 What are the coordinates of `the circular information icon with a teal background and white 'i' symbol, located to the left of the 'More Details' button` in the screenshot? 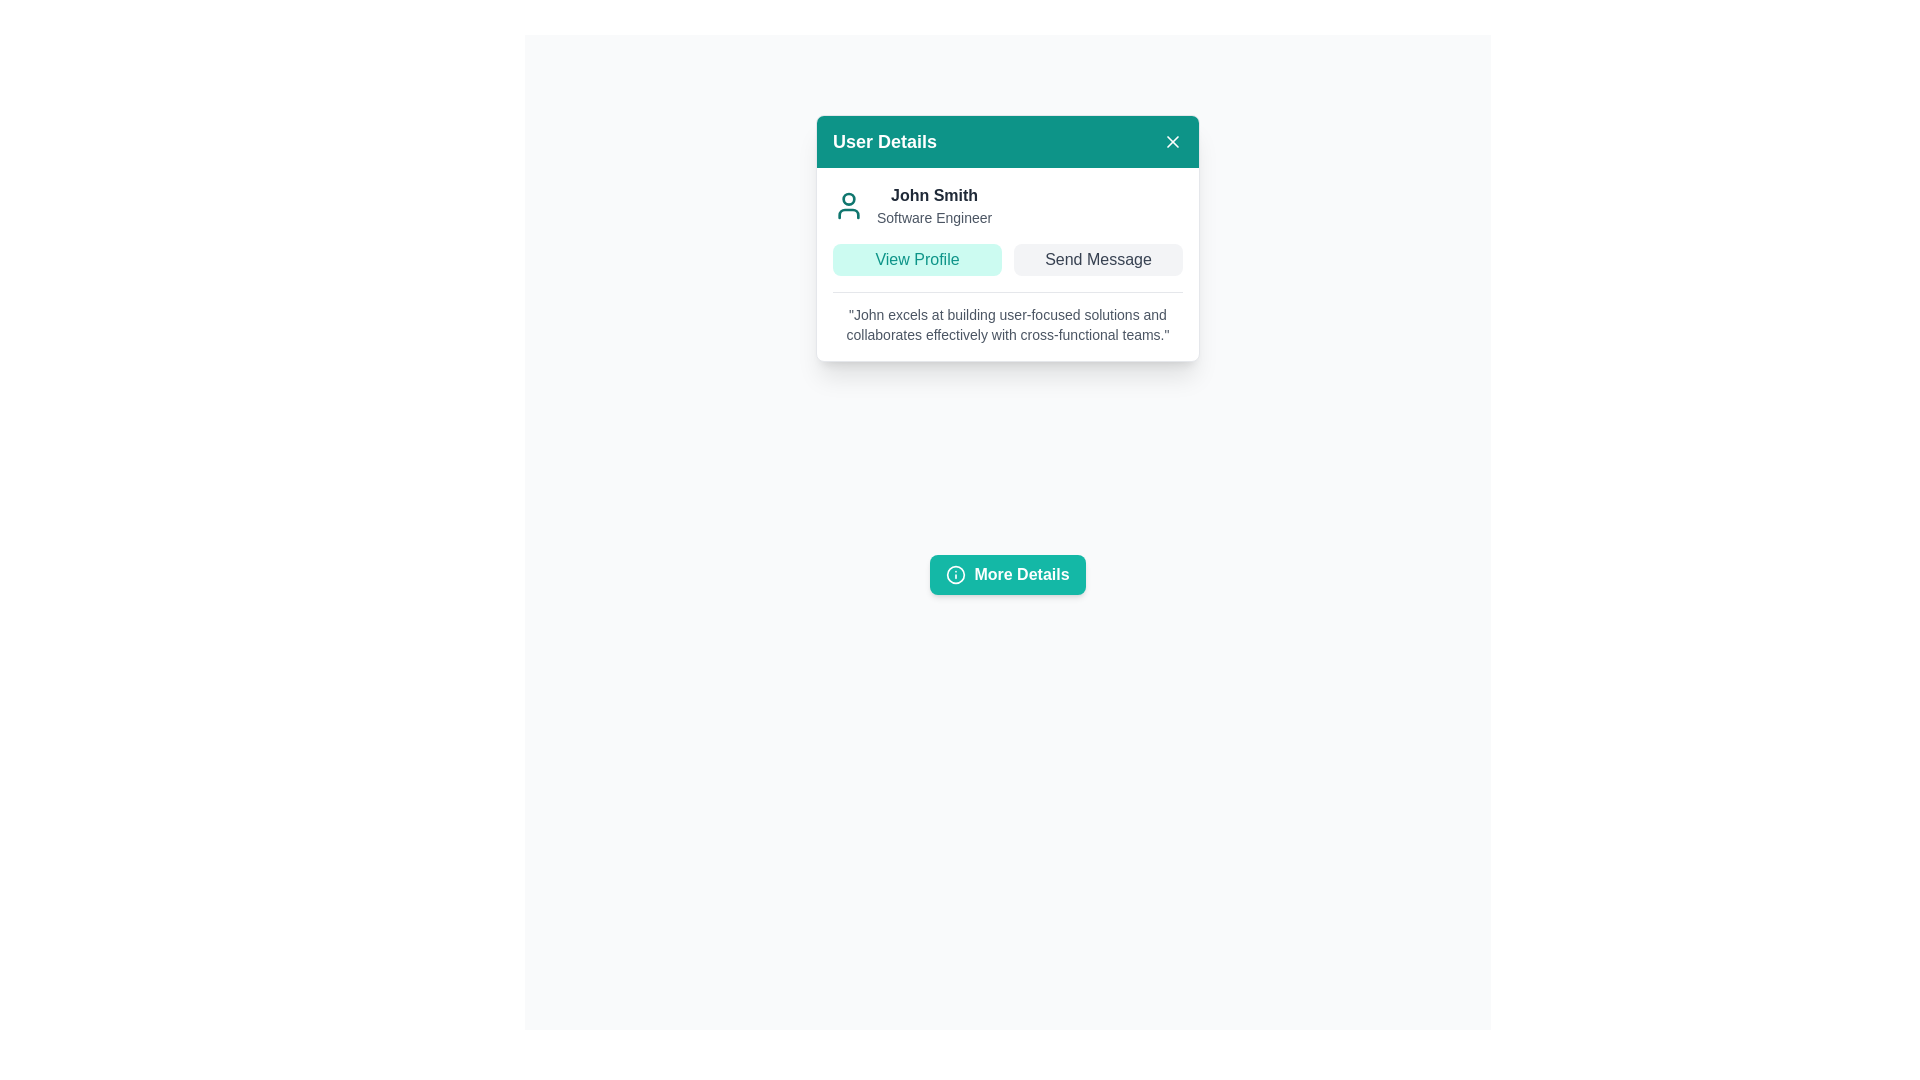 It's located at (955, 574).